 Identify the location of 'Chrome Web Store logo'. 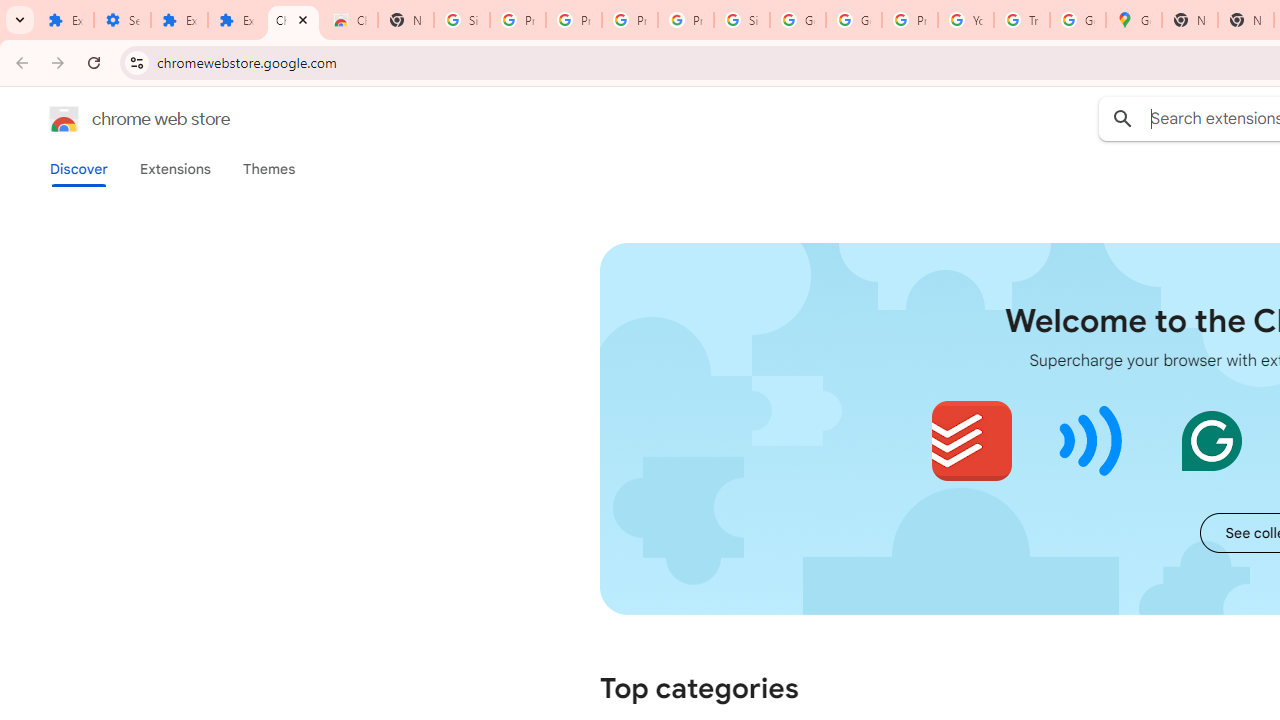
(64, 119).